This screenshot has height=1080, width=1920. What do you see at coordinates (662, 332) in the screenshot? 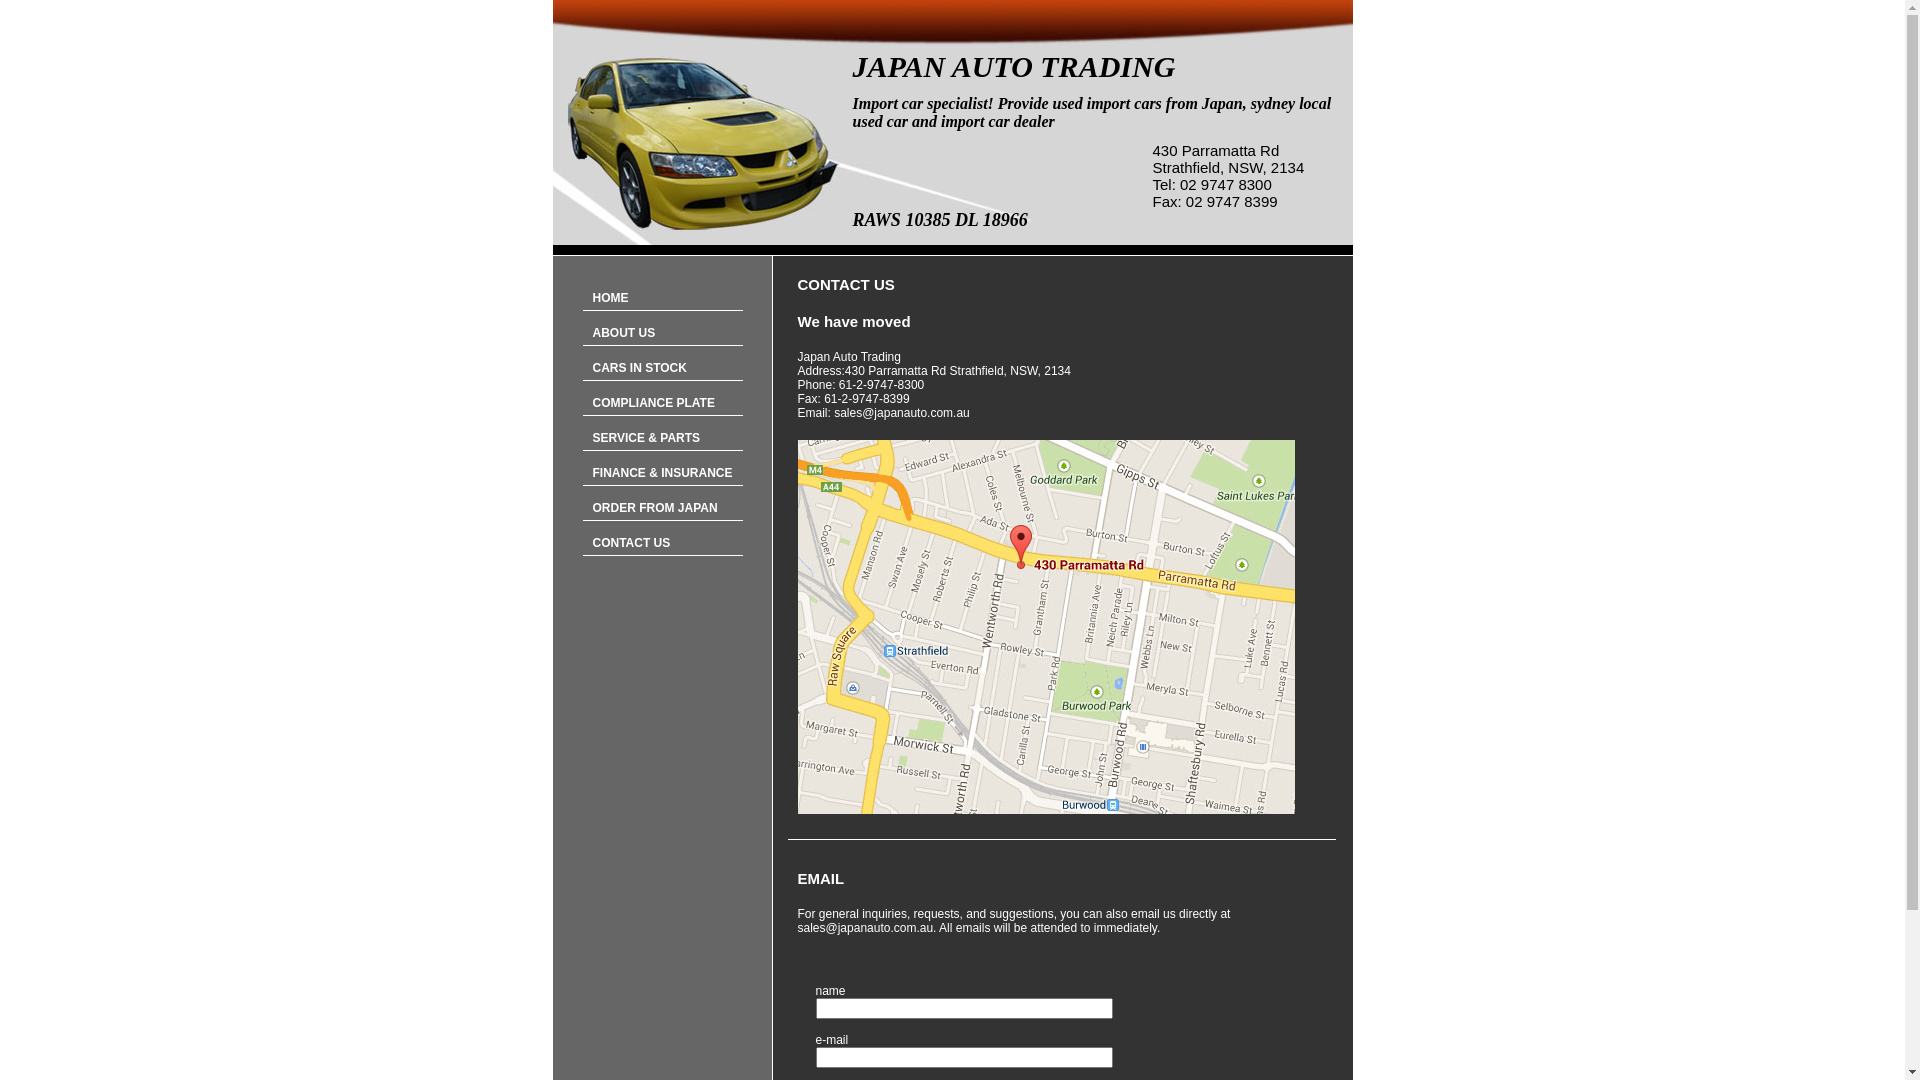
I see `'ABOUT US'` at bounding box center [662, 332].